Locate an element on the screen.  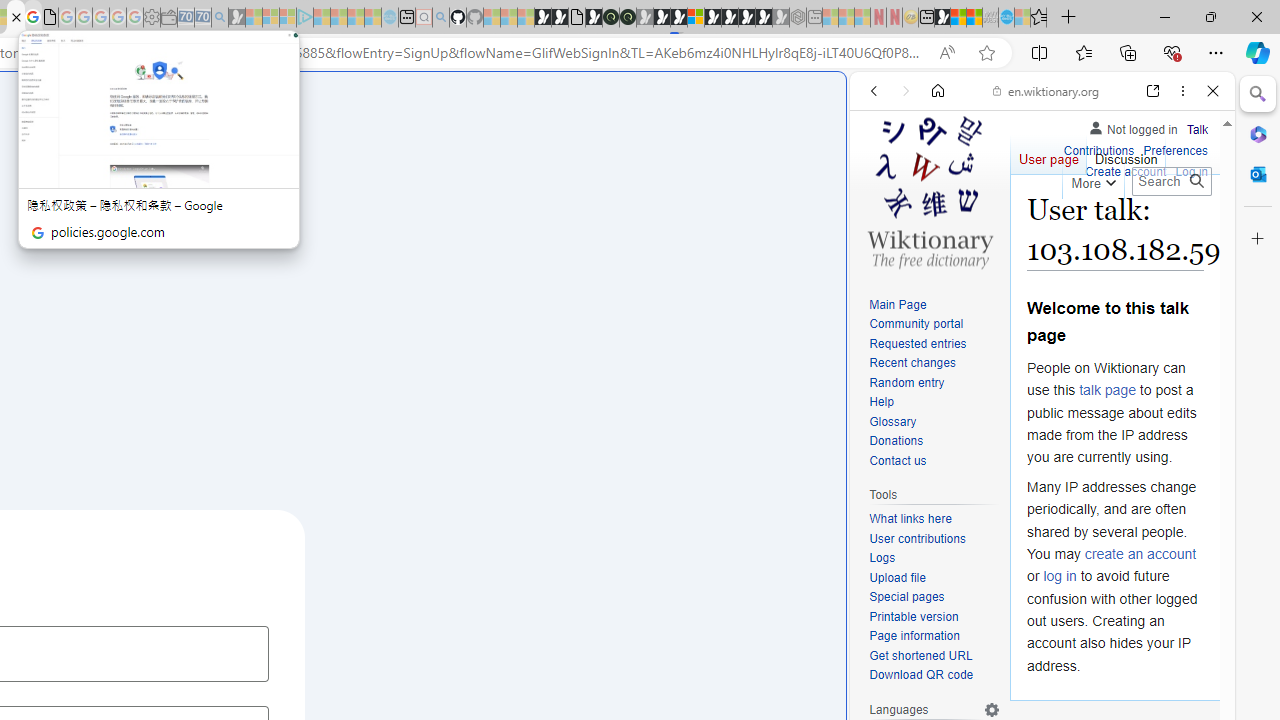
'Tabs you' is located at coordinates (276, 265).